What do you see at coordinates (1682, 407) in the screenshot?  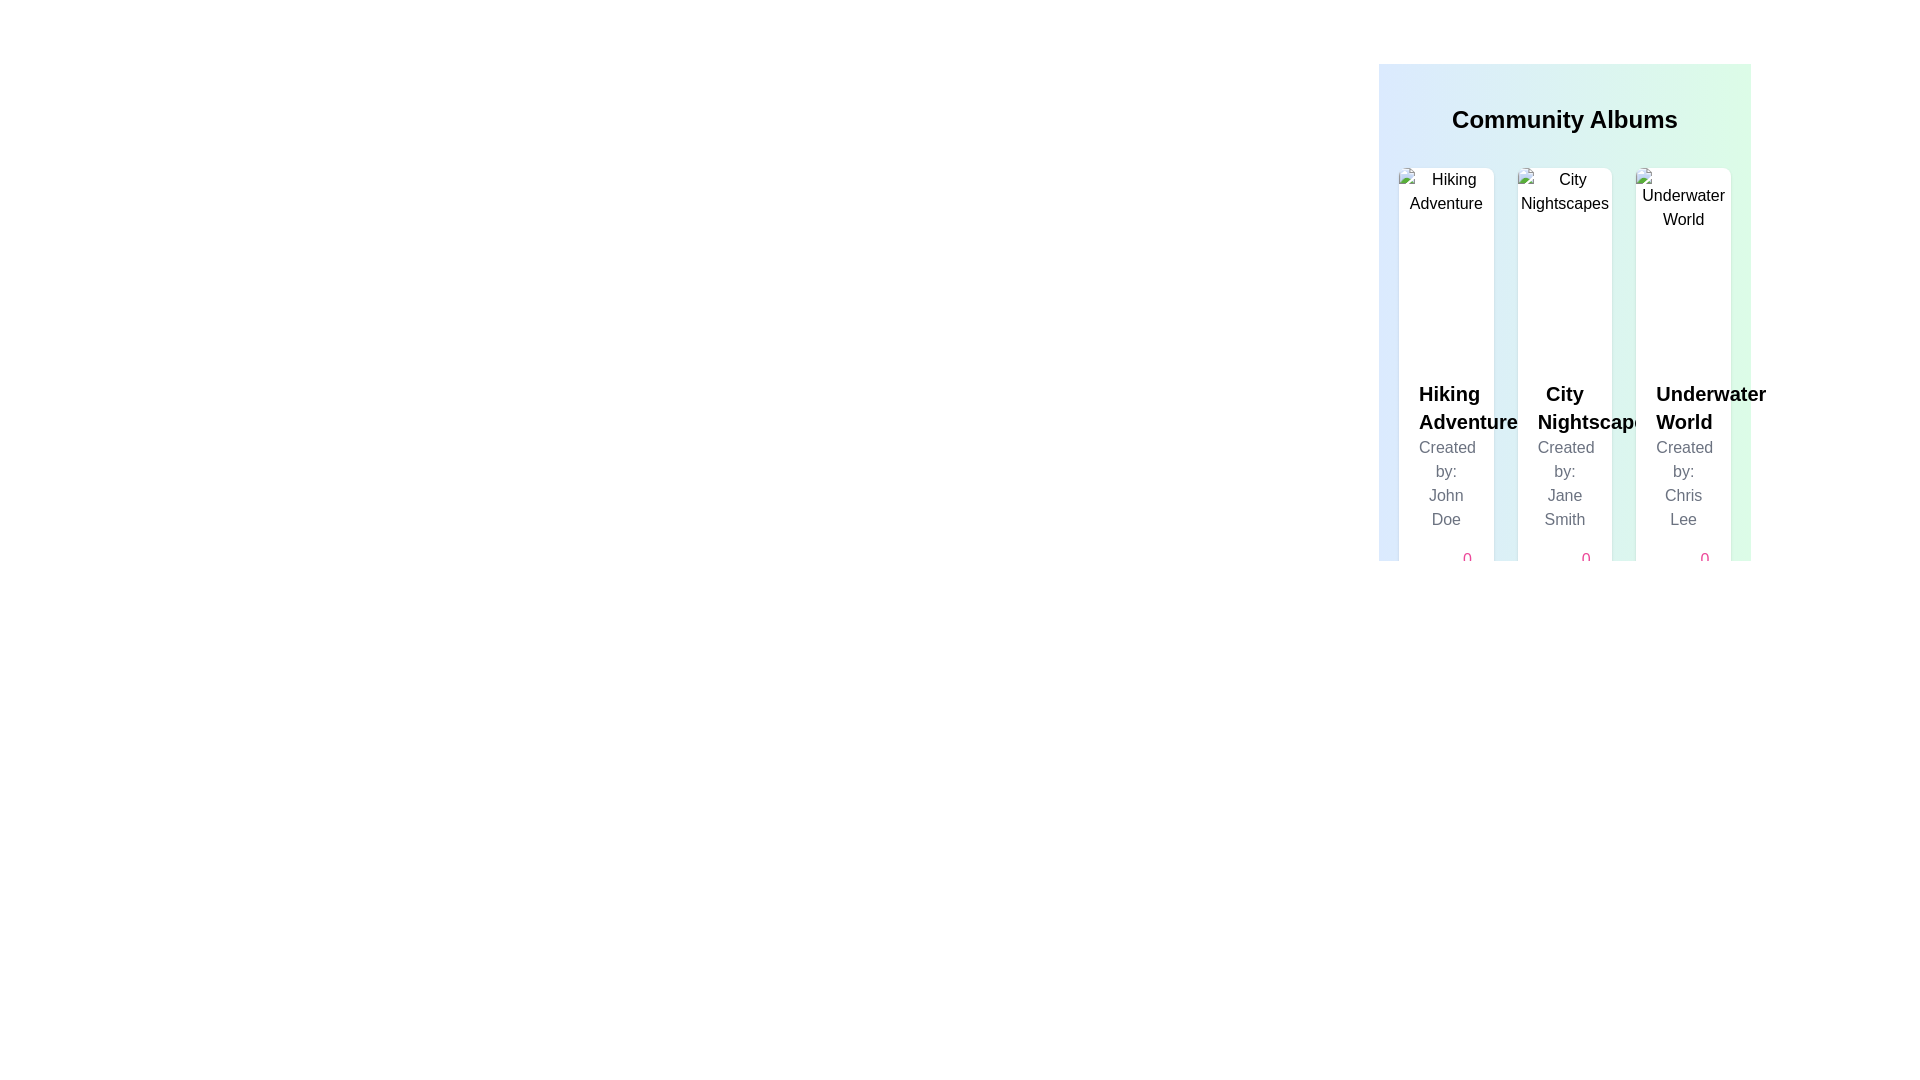 I see `the heading Text Label that indicates the content or topic of the associated section` at bounding box center [1682, 407].